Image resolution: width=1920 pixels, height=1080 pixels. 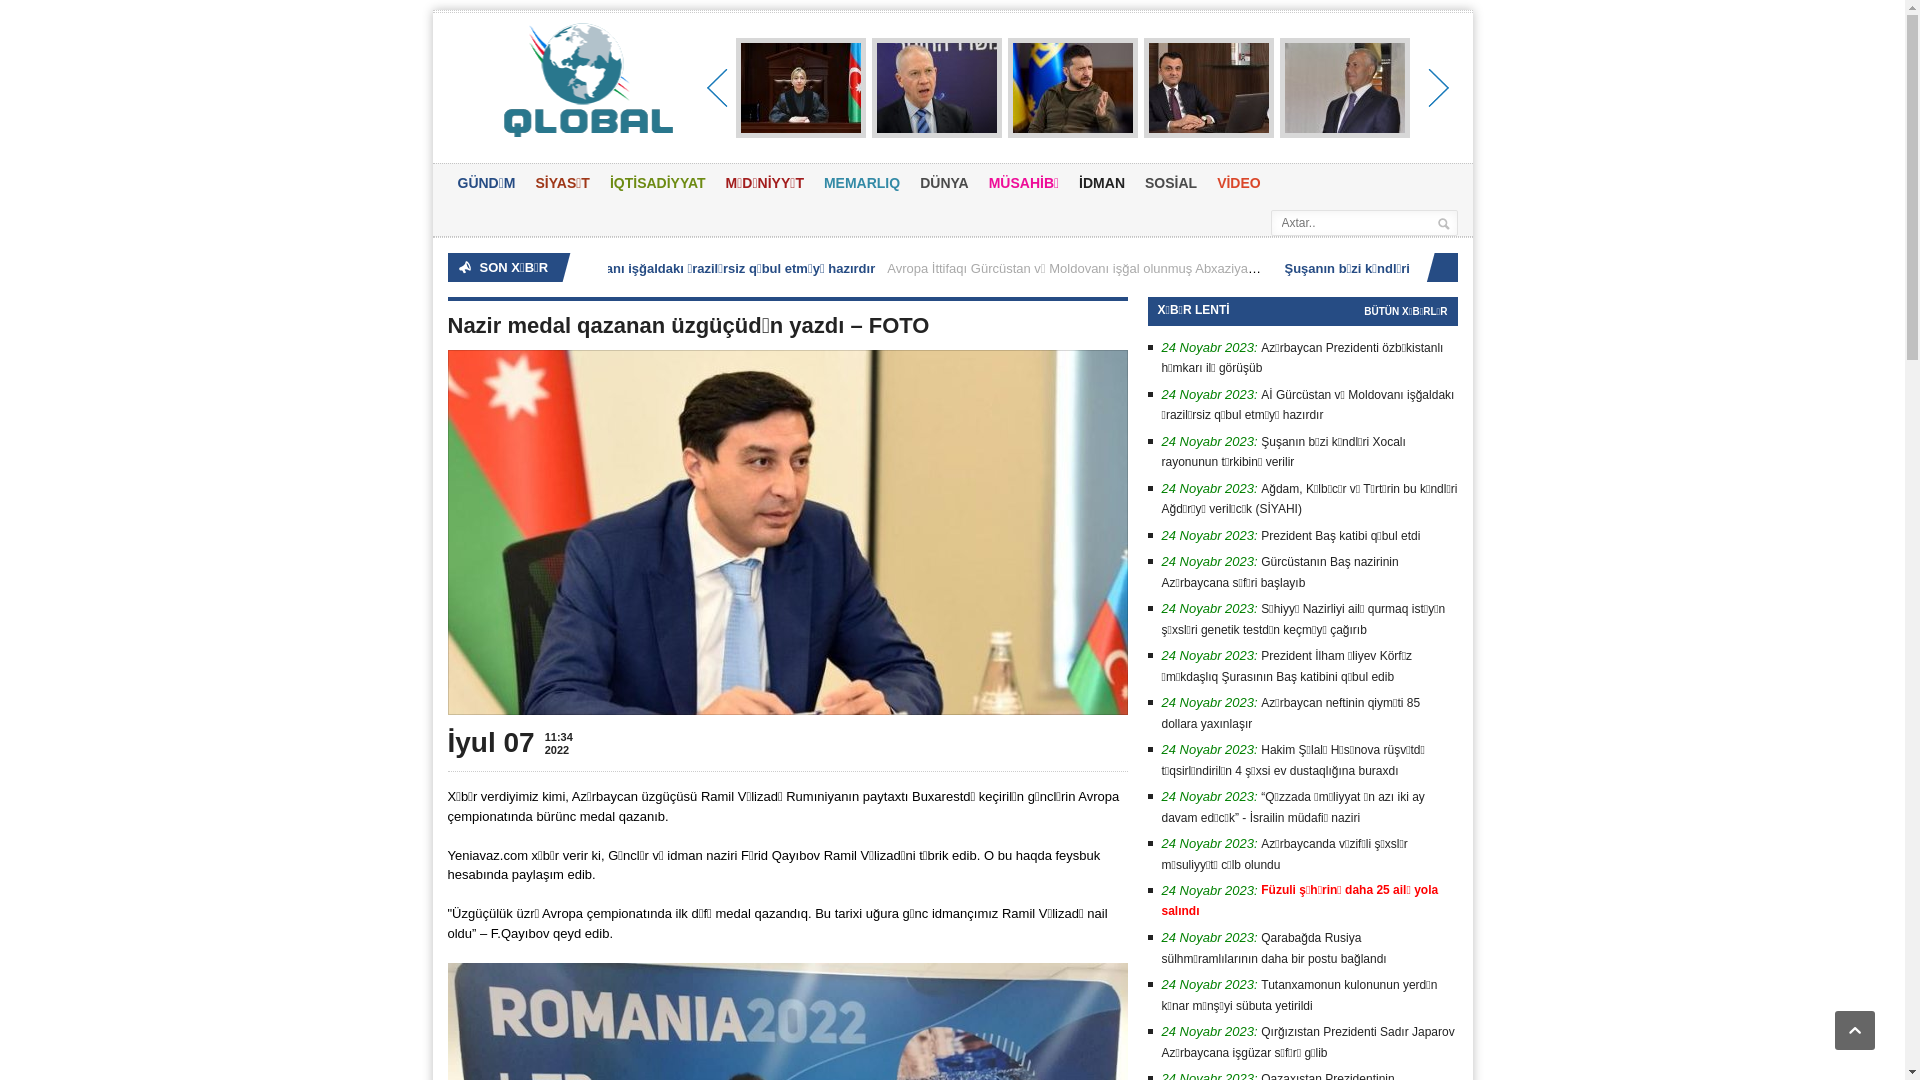 I want to click on 'MEMARLIQ', so click(x=862, y=184).